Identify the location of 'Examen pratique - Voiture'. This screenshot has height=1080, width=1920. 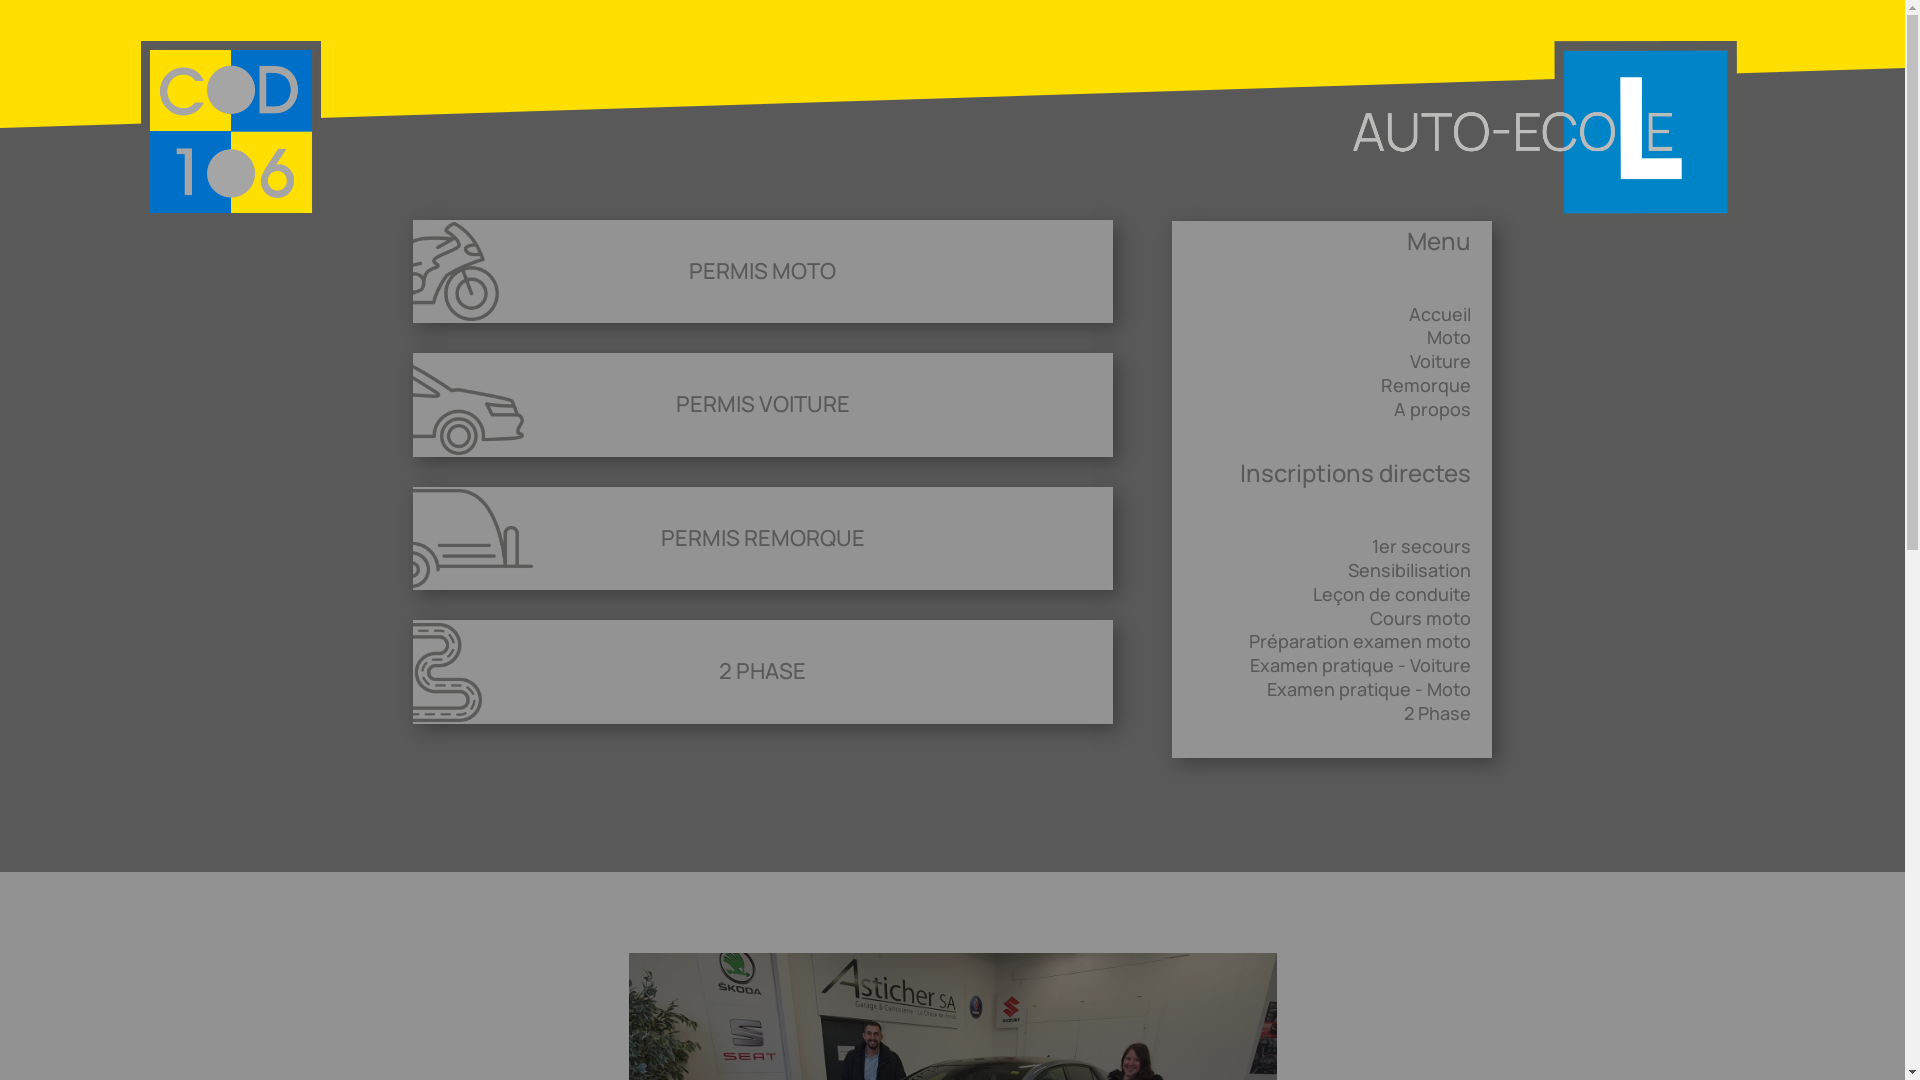
(1360, 664).